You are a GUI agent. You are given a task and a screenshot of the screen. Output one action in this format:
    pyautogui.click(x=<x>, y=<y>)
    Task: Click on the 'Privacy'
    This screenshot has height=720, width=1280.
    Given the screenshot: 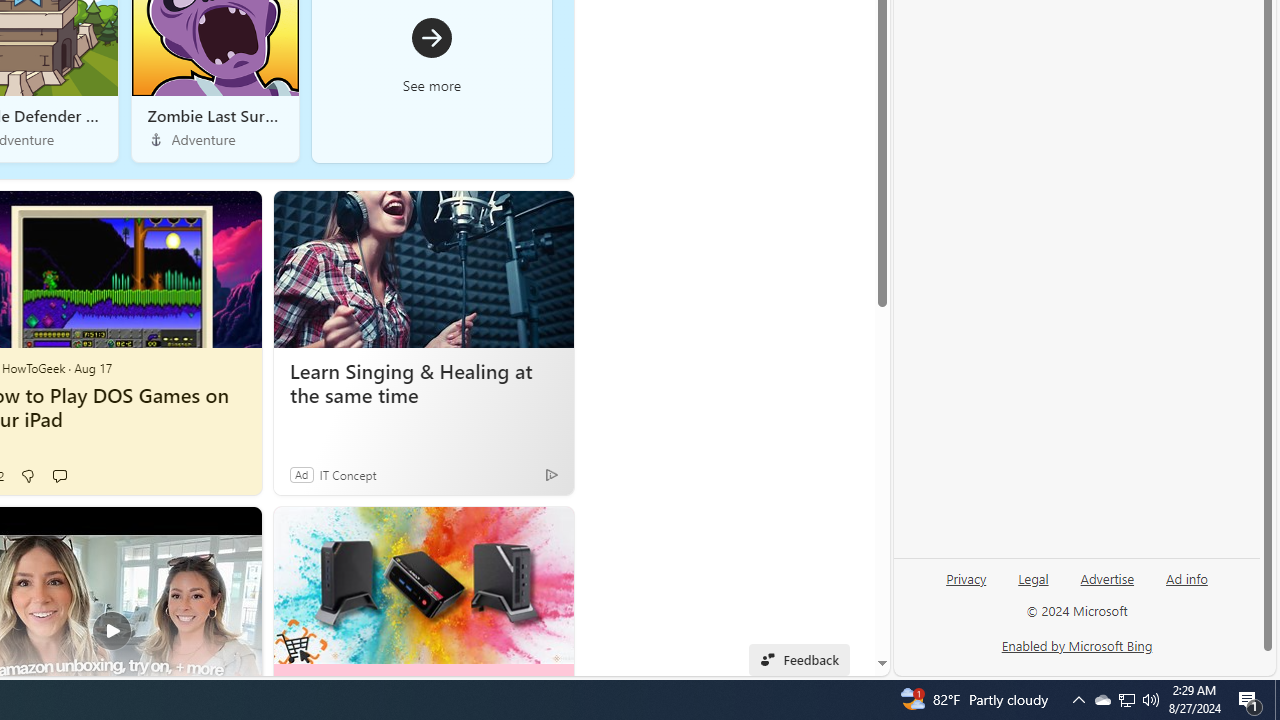 What is the action you would take?
    pyautogui.click(x=966, y=577)
    